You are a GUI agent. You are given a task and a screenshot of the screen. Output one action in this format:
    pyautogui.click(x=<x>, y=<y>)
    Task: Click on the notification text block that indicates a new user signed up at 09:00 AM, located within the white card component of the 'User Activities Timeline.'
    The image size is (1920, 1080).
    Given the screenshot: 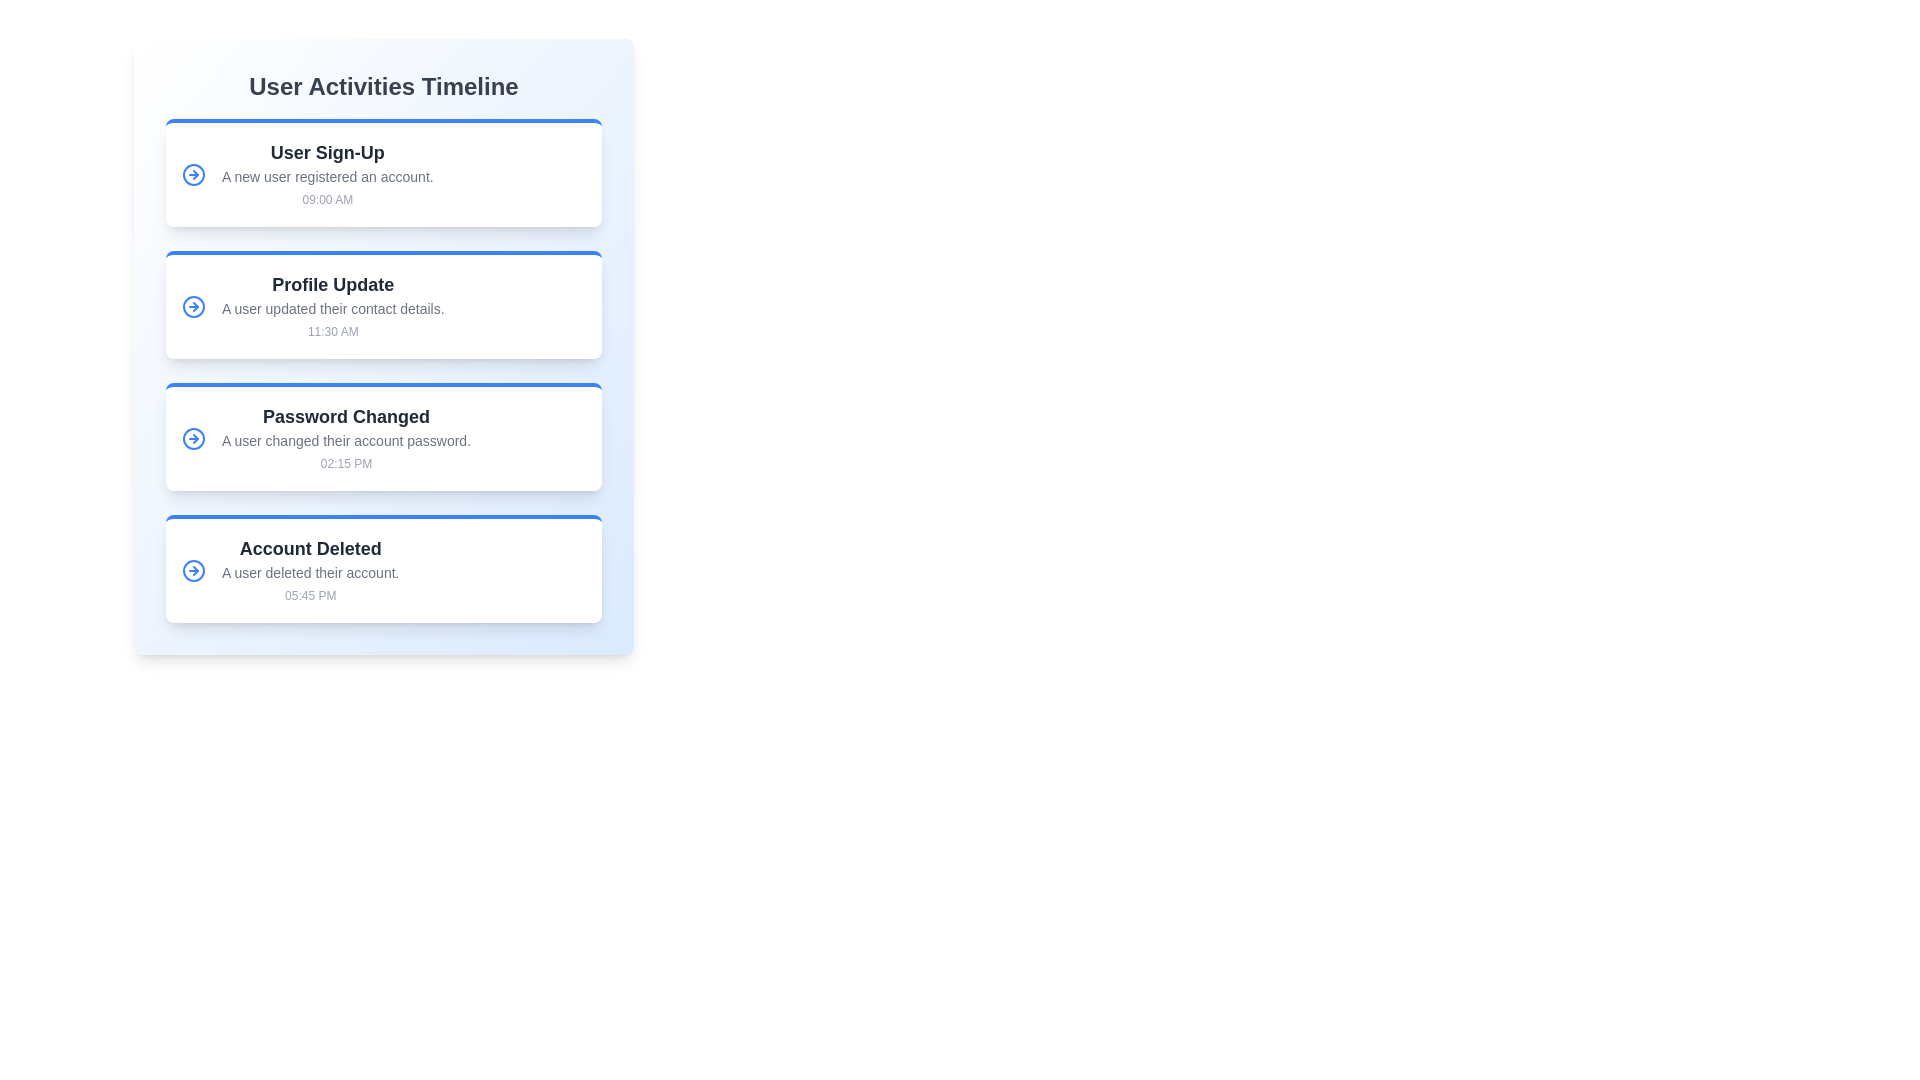 What is the action you would take?
    pyautogui.click(x=327, y=173)
    